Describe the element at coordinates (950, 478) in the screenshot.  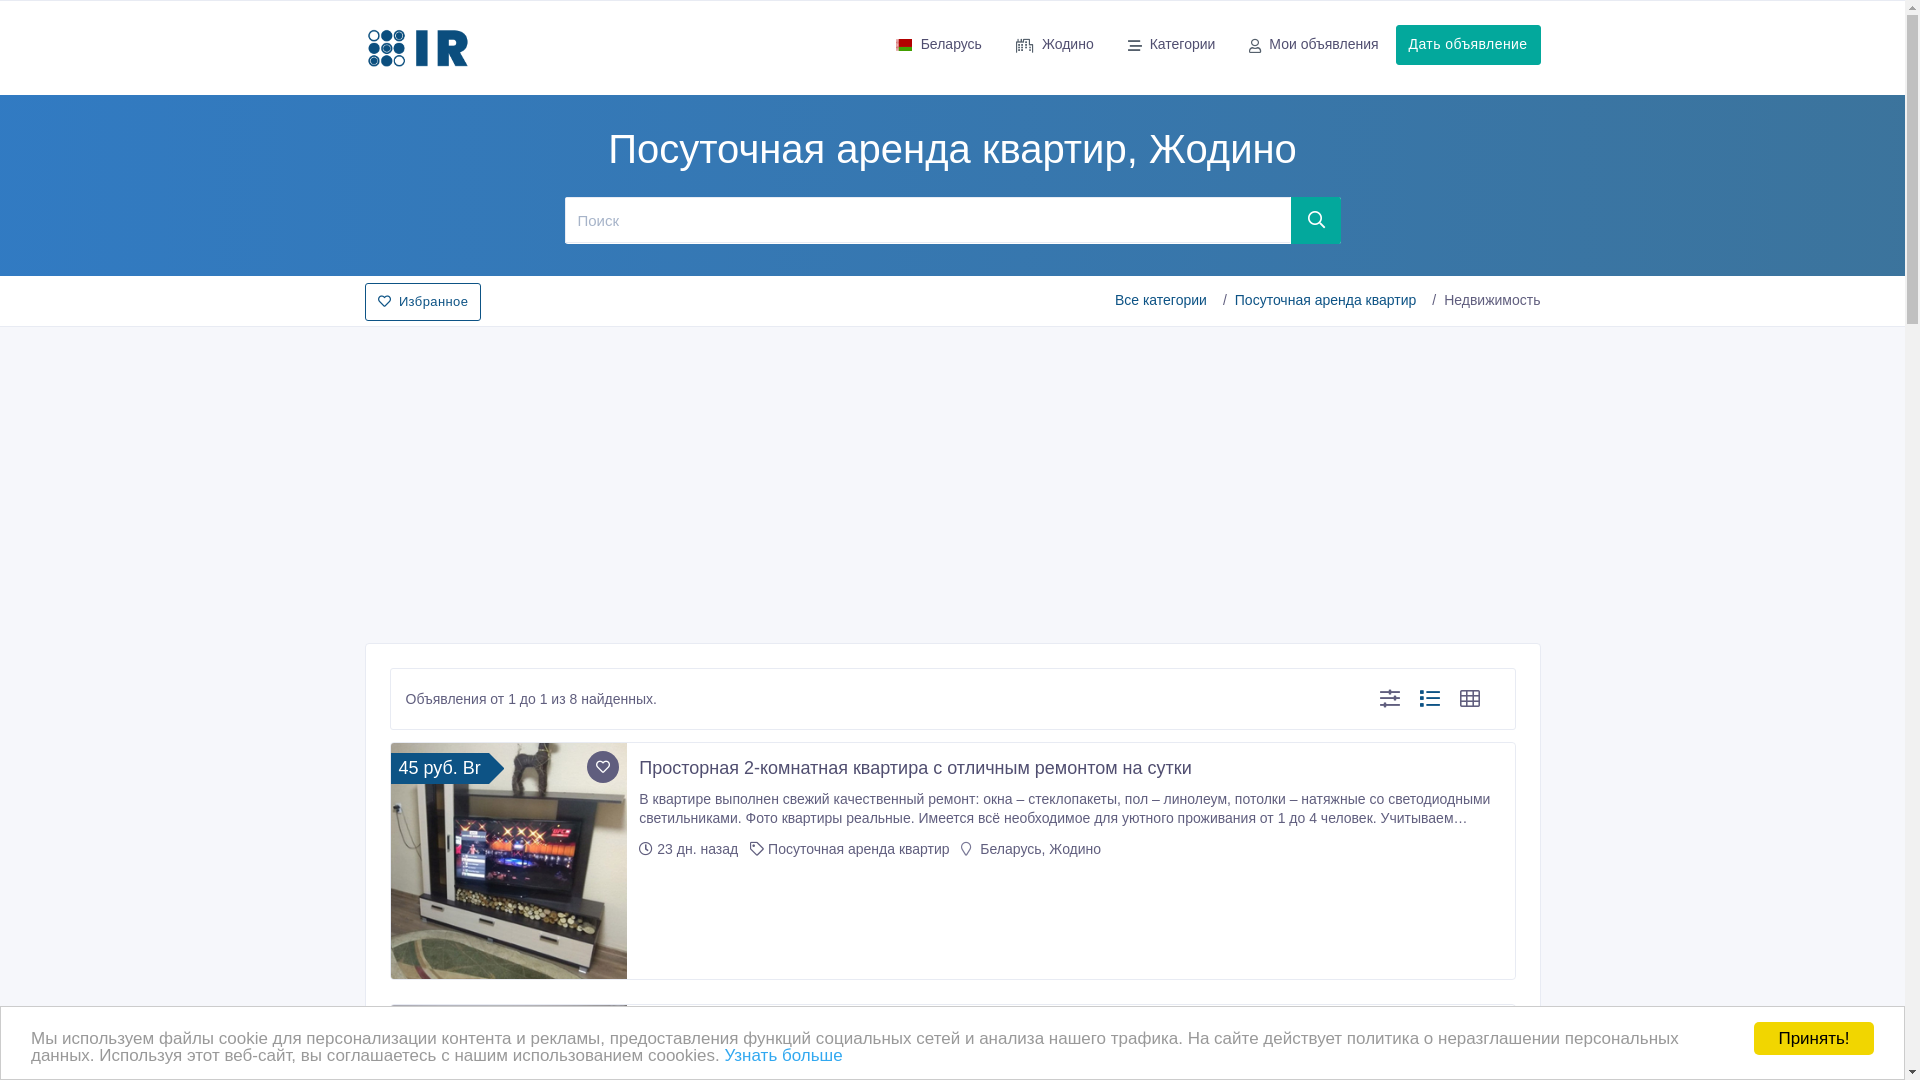
I see `'Advertisement'` at that location.